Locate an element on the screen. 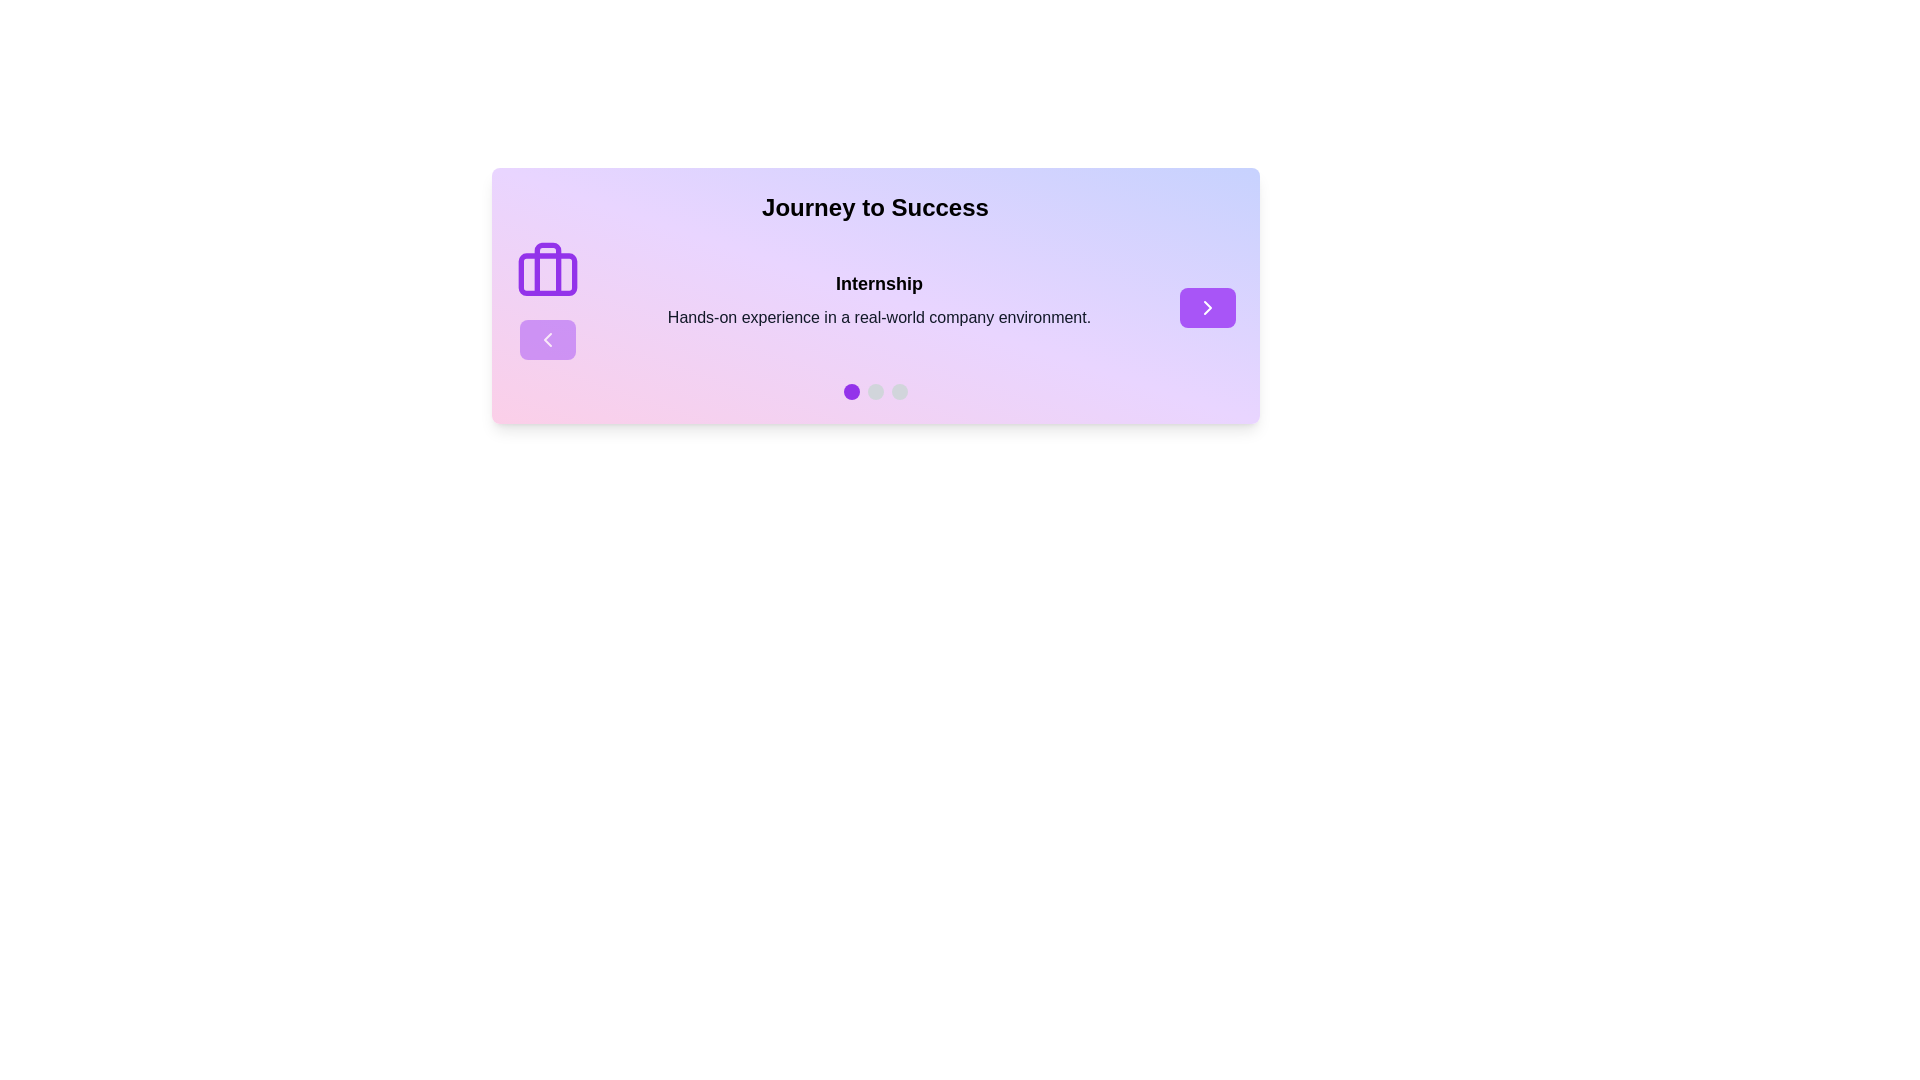  the primary heading text that serves as the title of the component, positioned at the top and centered horizontally above other descriptive text is located at coordinates (875, 208).